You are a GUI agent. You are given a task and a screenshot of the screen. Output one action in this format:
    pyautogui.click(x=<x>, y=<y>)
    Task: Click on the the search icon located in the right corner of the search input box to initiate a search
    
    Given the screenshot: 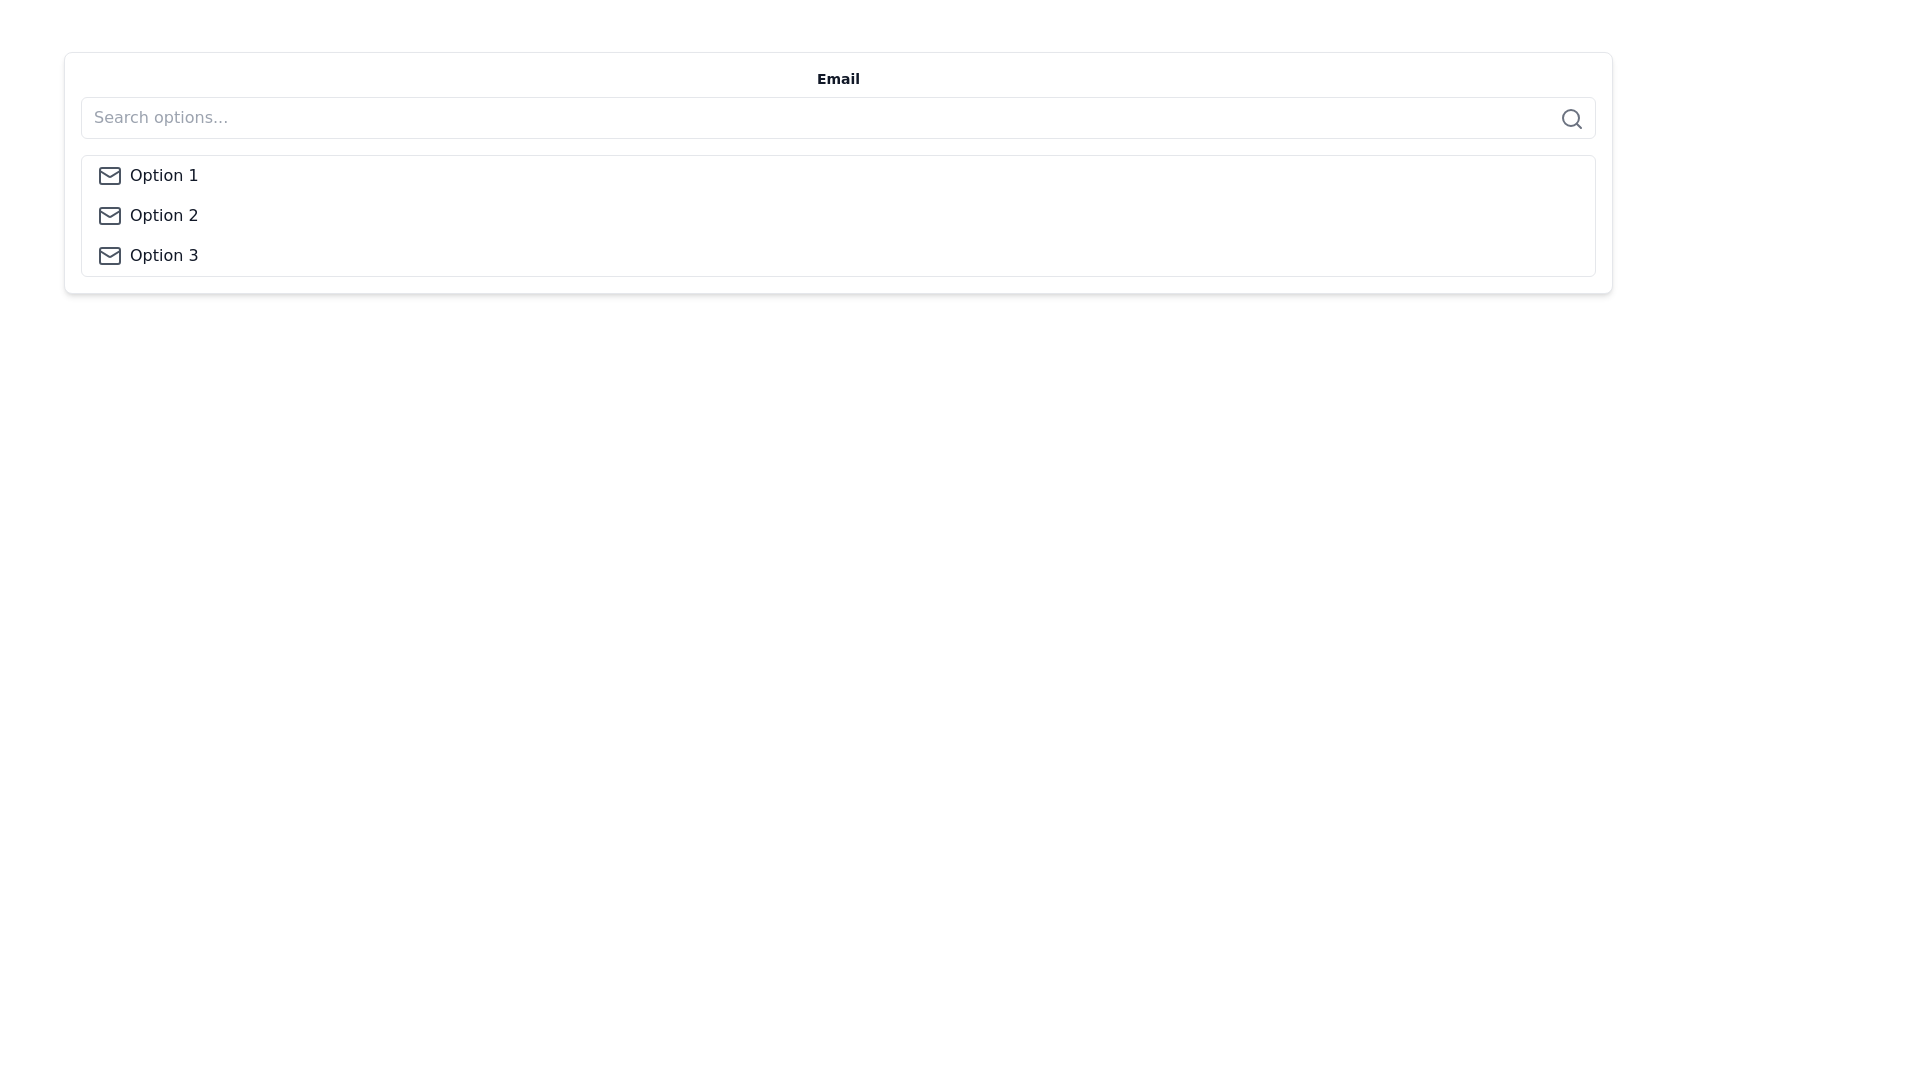 What is the action you would take?
    pyautogui.click(x=1570, y=119)
    